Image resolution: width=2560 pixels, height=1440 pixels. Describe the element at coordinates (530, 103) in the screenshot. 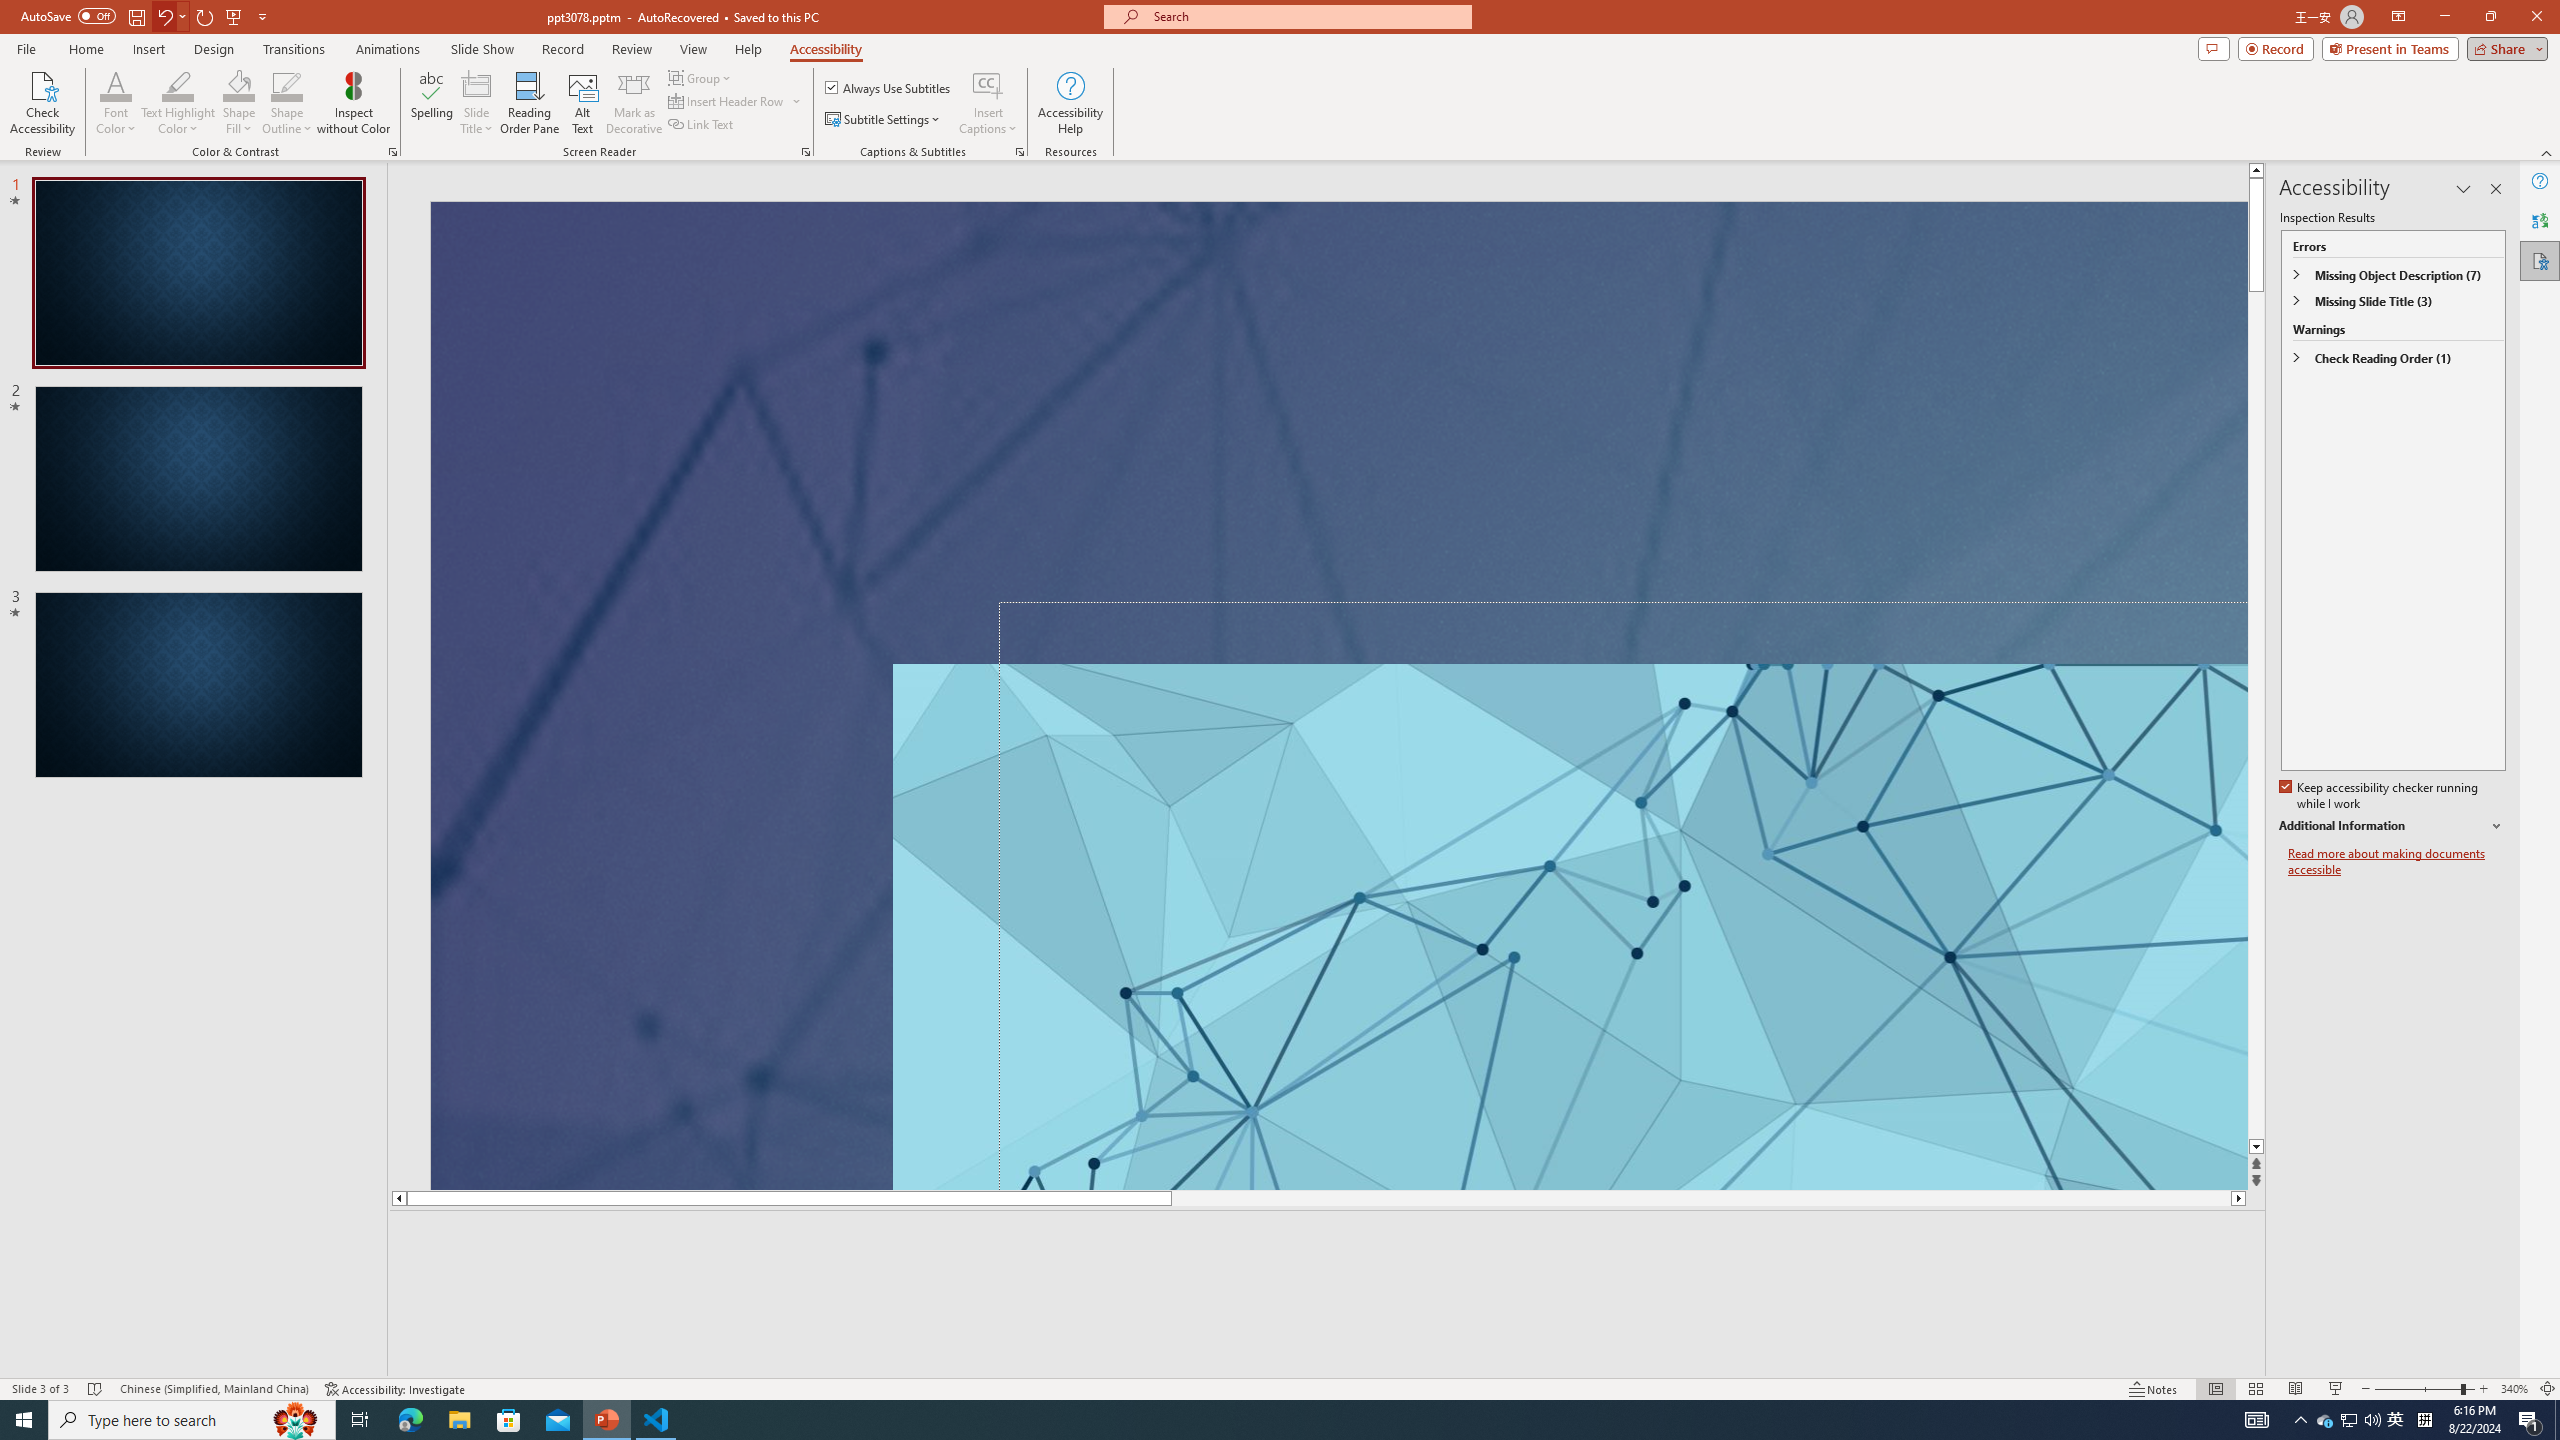

I see `'Reading Order Pane'` at that location.